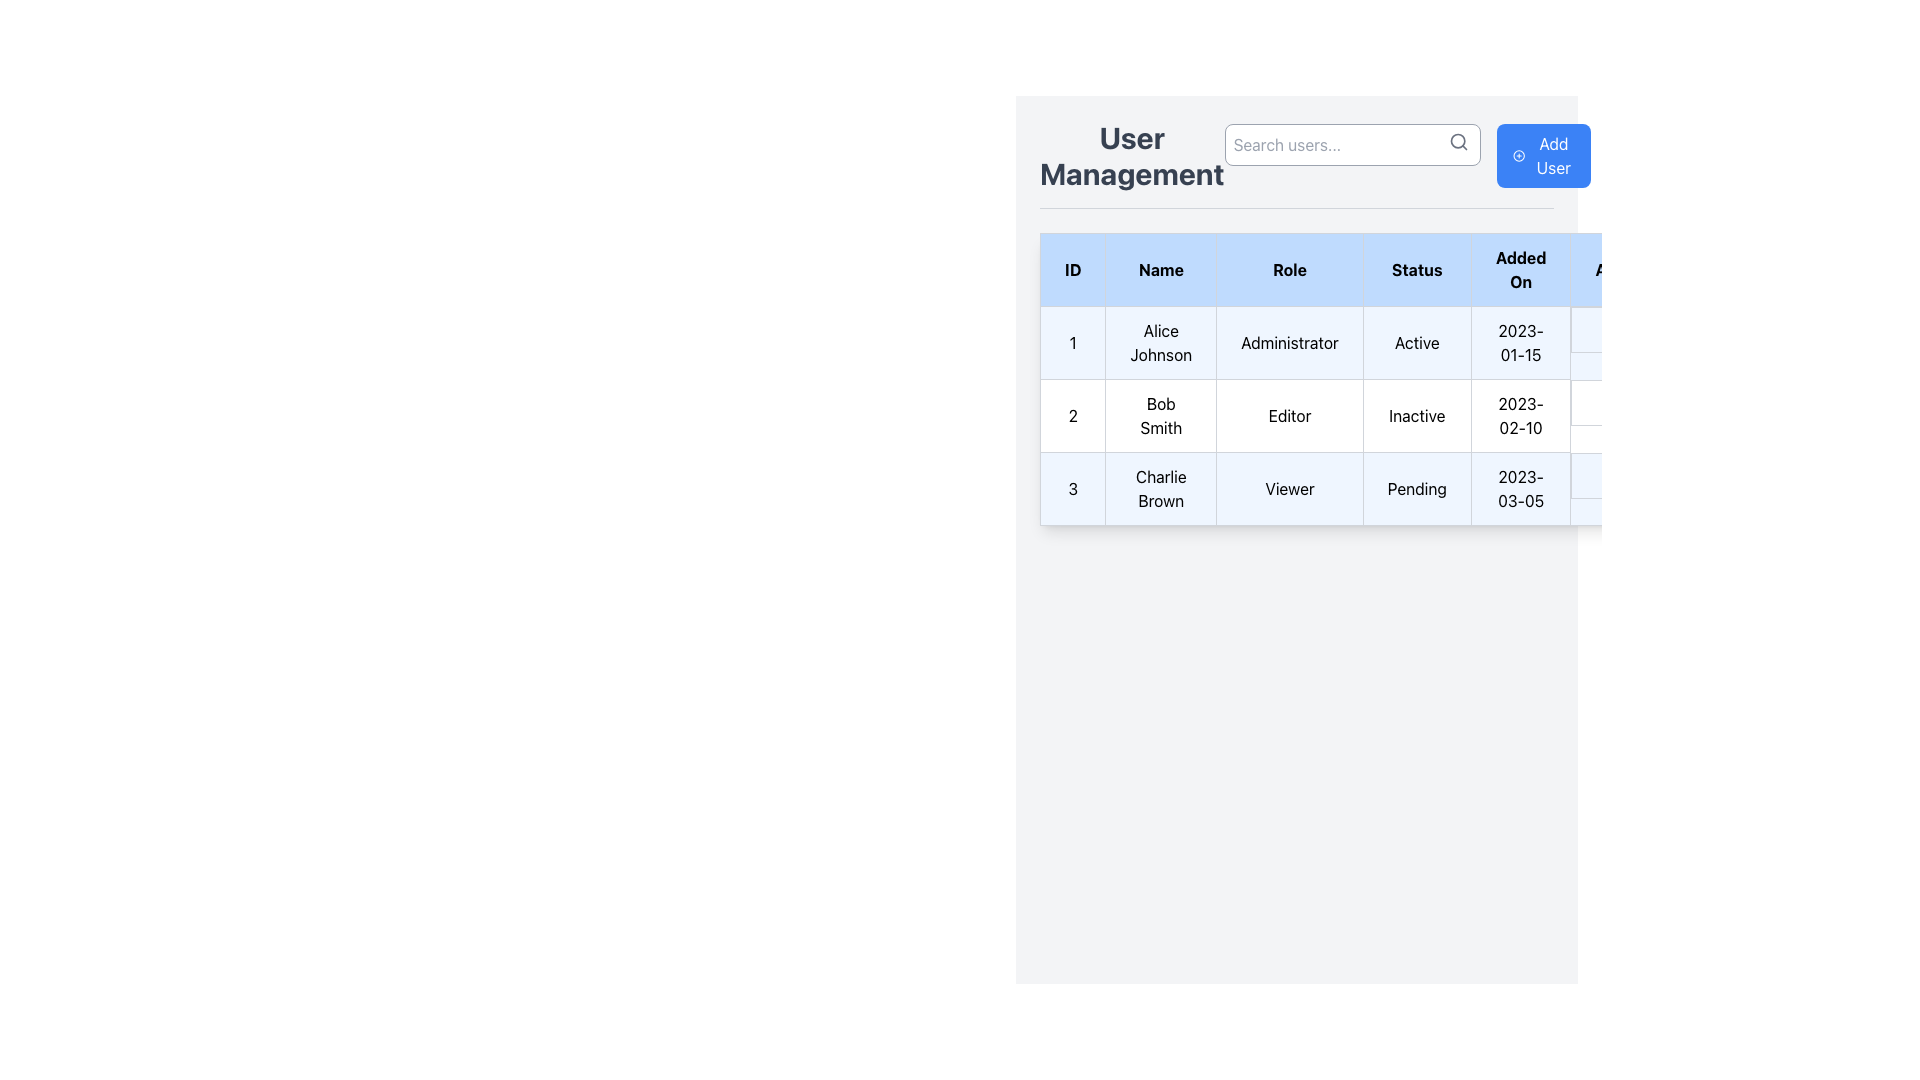 The image size is (1920, 1080). Describe the element at coordinates (1520, 270) in the screenshot. I see `the 'Added On' column header in the table, which is the fifth header located between 'Status' and 'Actions'` at that location.